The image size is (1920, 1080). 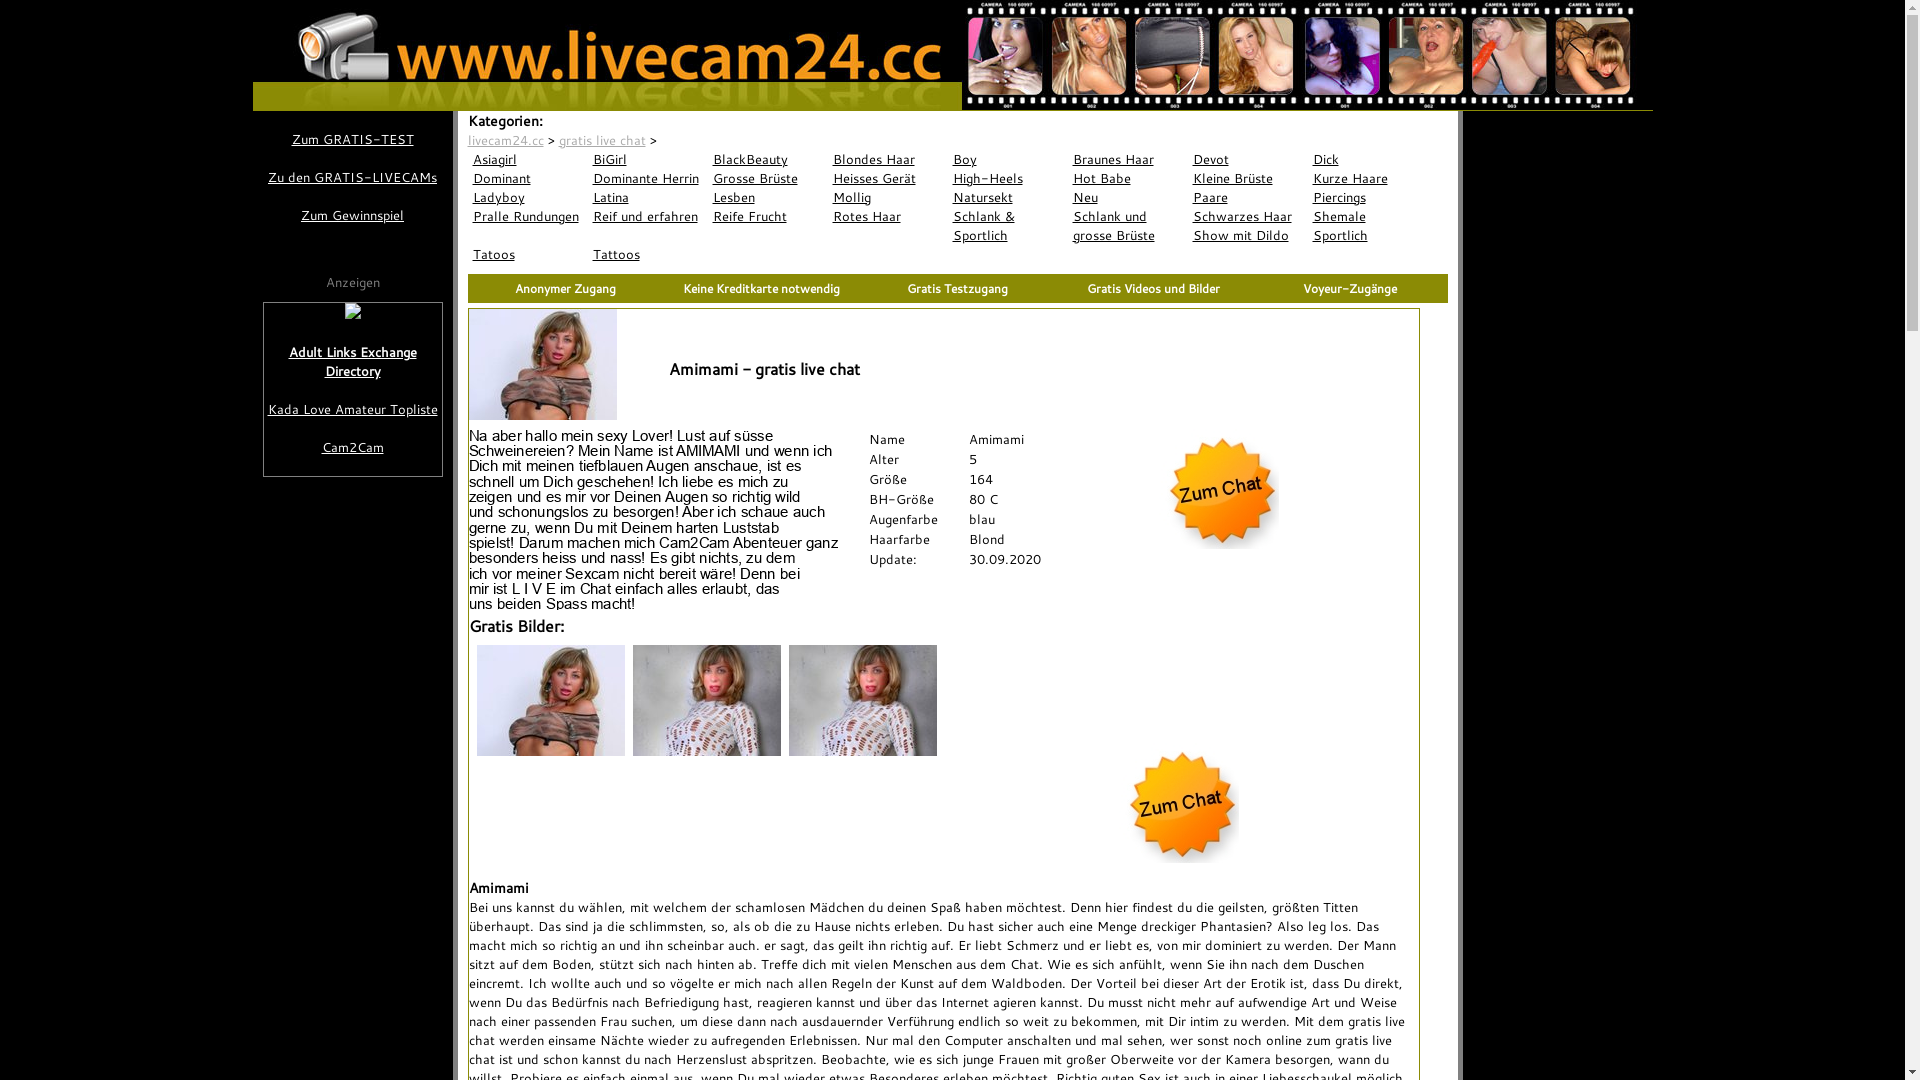 I want to click on 'Lesben', so click(x=767, y=197).